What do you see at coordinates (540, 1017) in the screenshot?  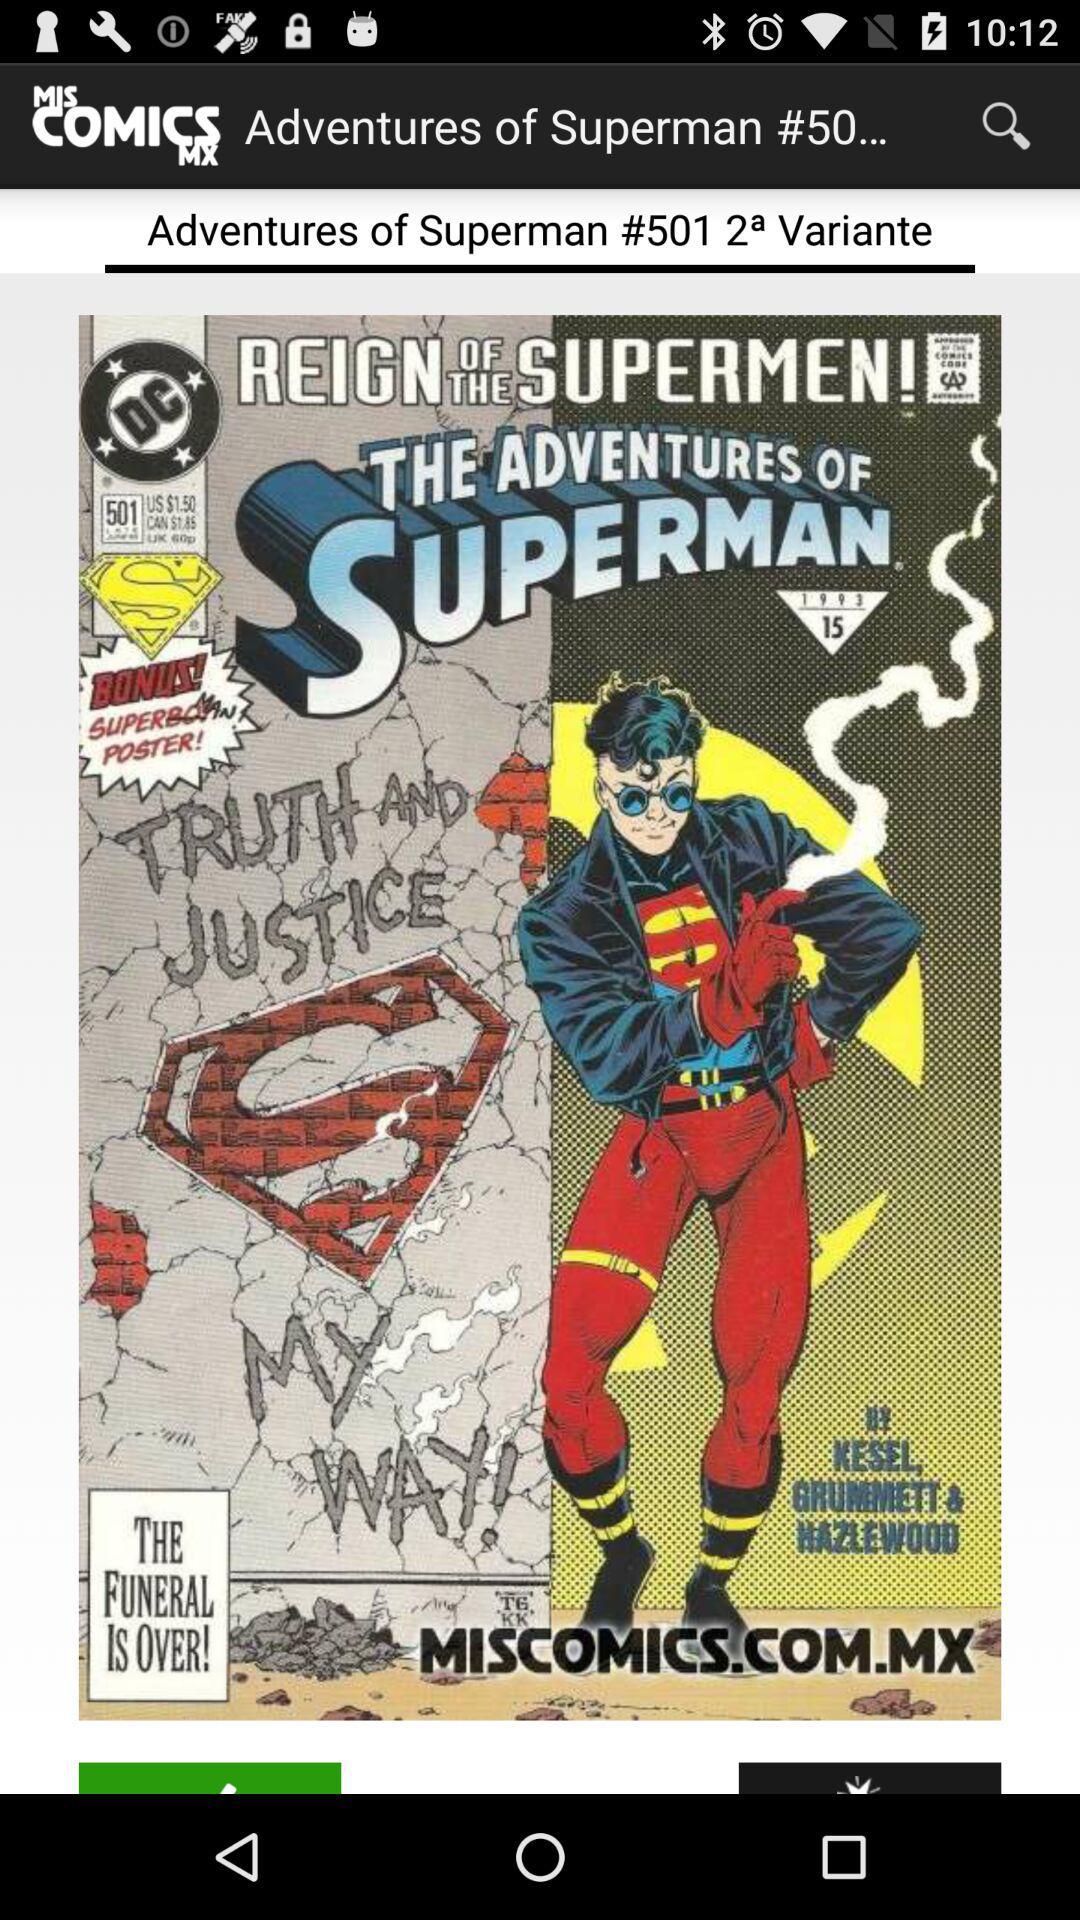 I see `the app below the adventures of superman` at bounding box center [540, 1017].